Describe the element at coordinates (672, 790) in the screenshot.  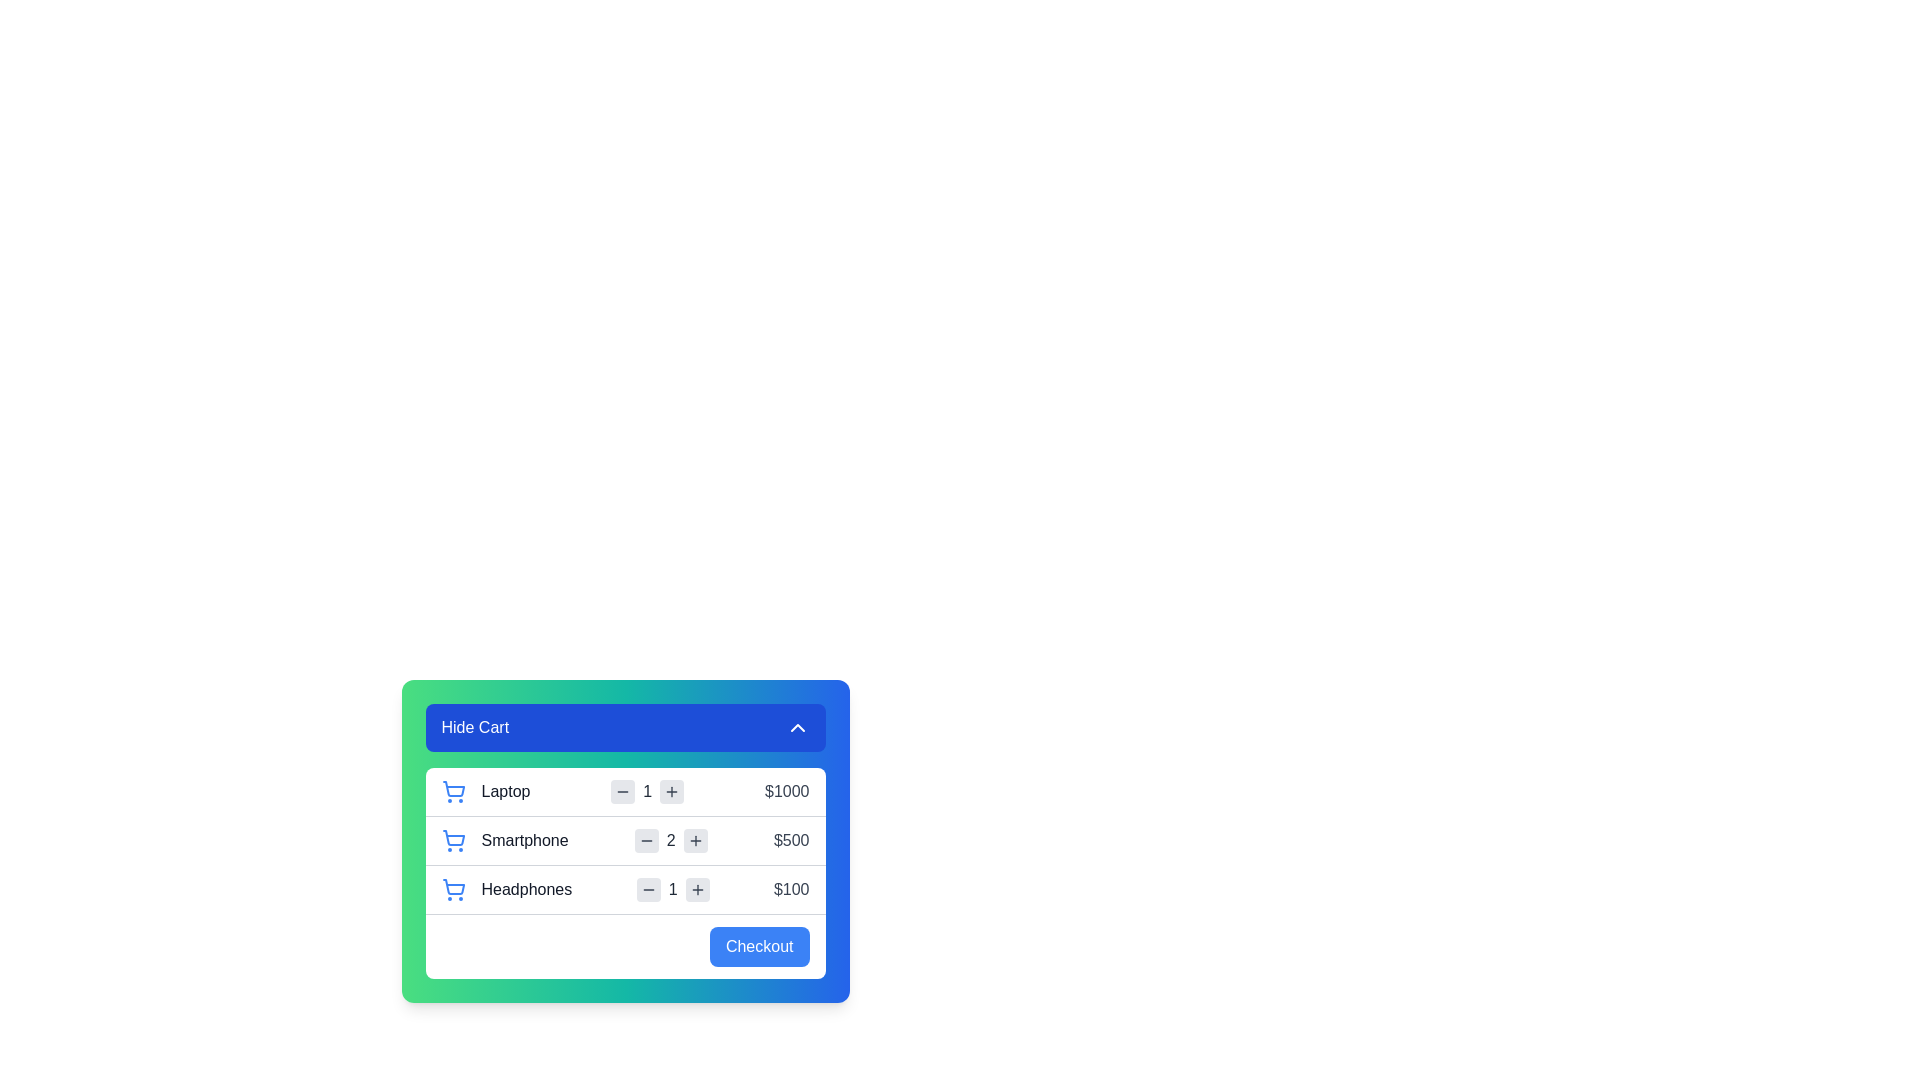
I see `the small gray button with a dark gray plus sign icon, which is the second button` at that location.